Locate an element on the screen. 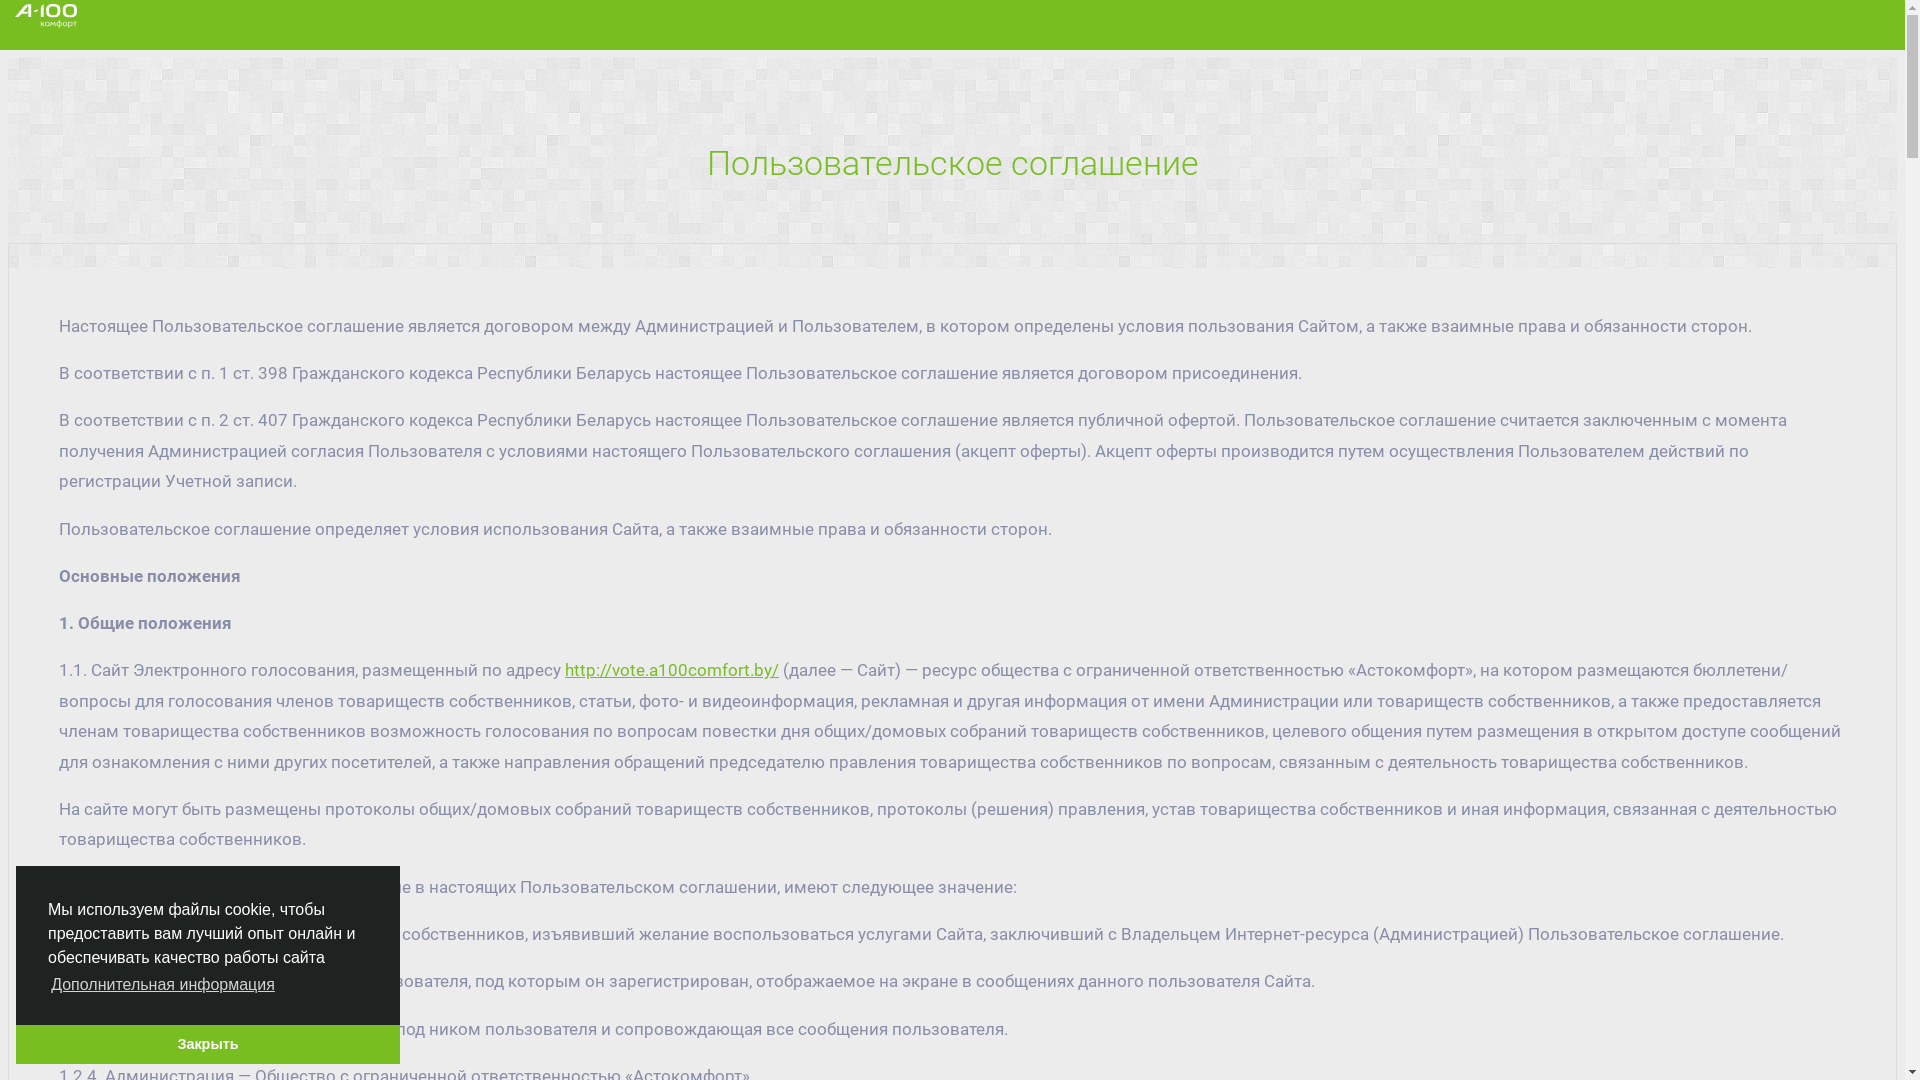  'http://vote.a100comfort.by/' is located at coordinates (672, 670).